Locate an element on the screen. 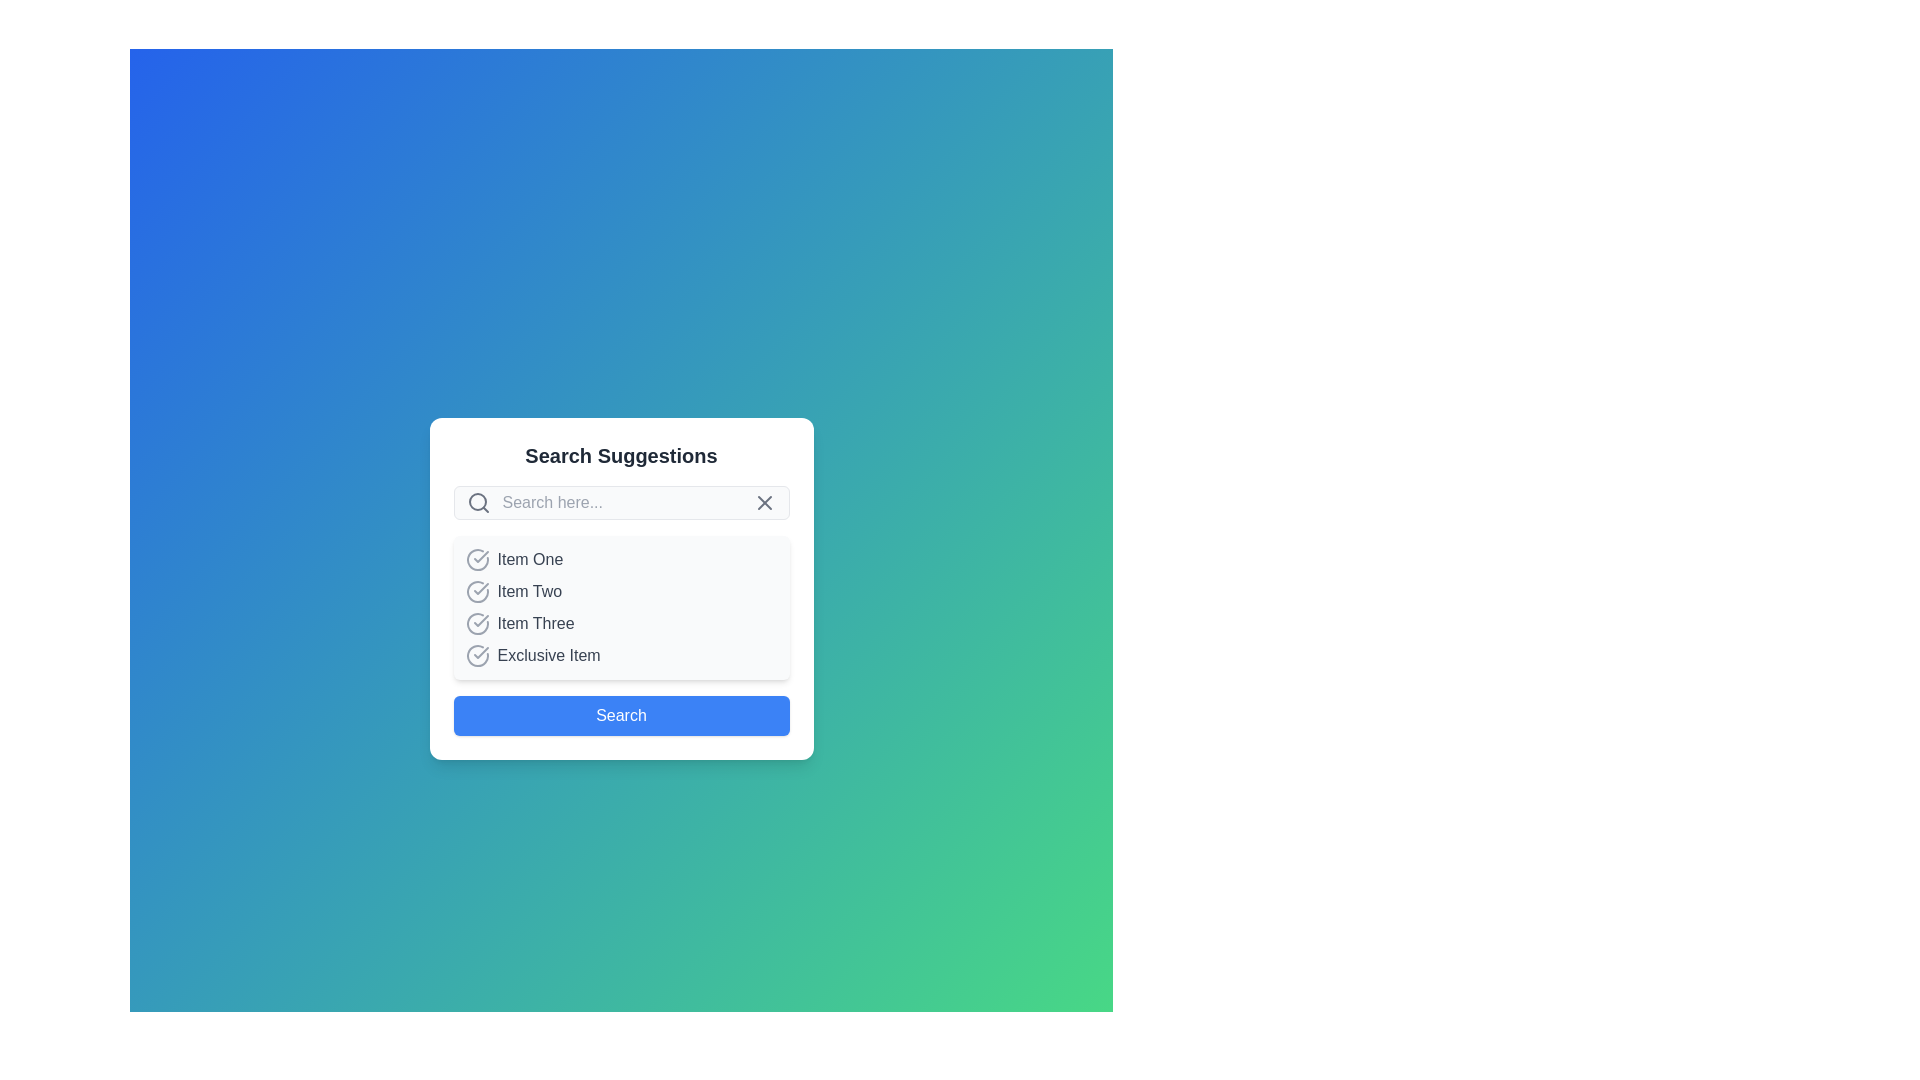 This screenshot has width=1920, height=1080. the circular checkmark icon with a light gray stroke color, which is positioned to the left of the text 'Item One' in the first item of the vertical list of suggestions is located at coordinates (476, 559).